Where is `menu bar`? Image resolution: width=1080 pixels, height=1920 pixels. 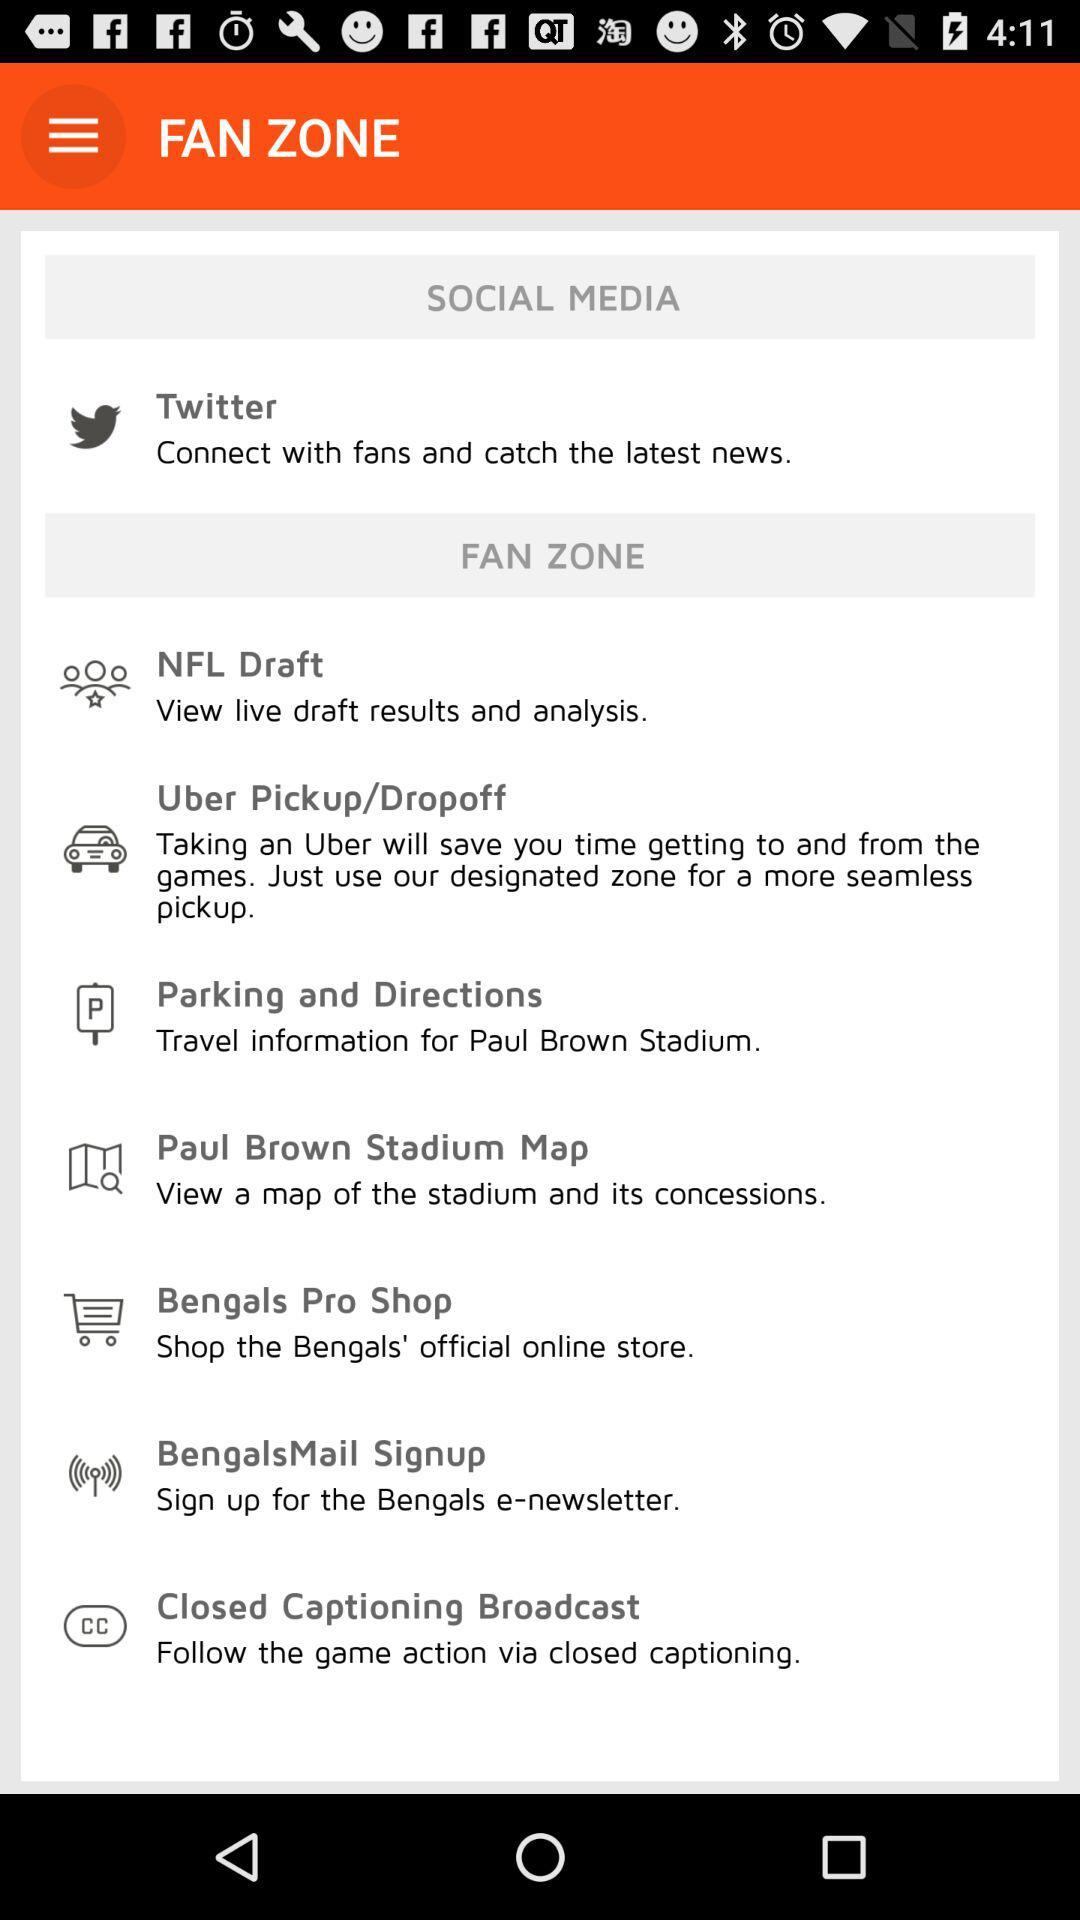 menu bar is located at coordinates (72, 135).